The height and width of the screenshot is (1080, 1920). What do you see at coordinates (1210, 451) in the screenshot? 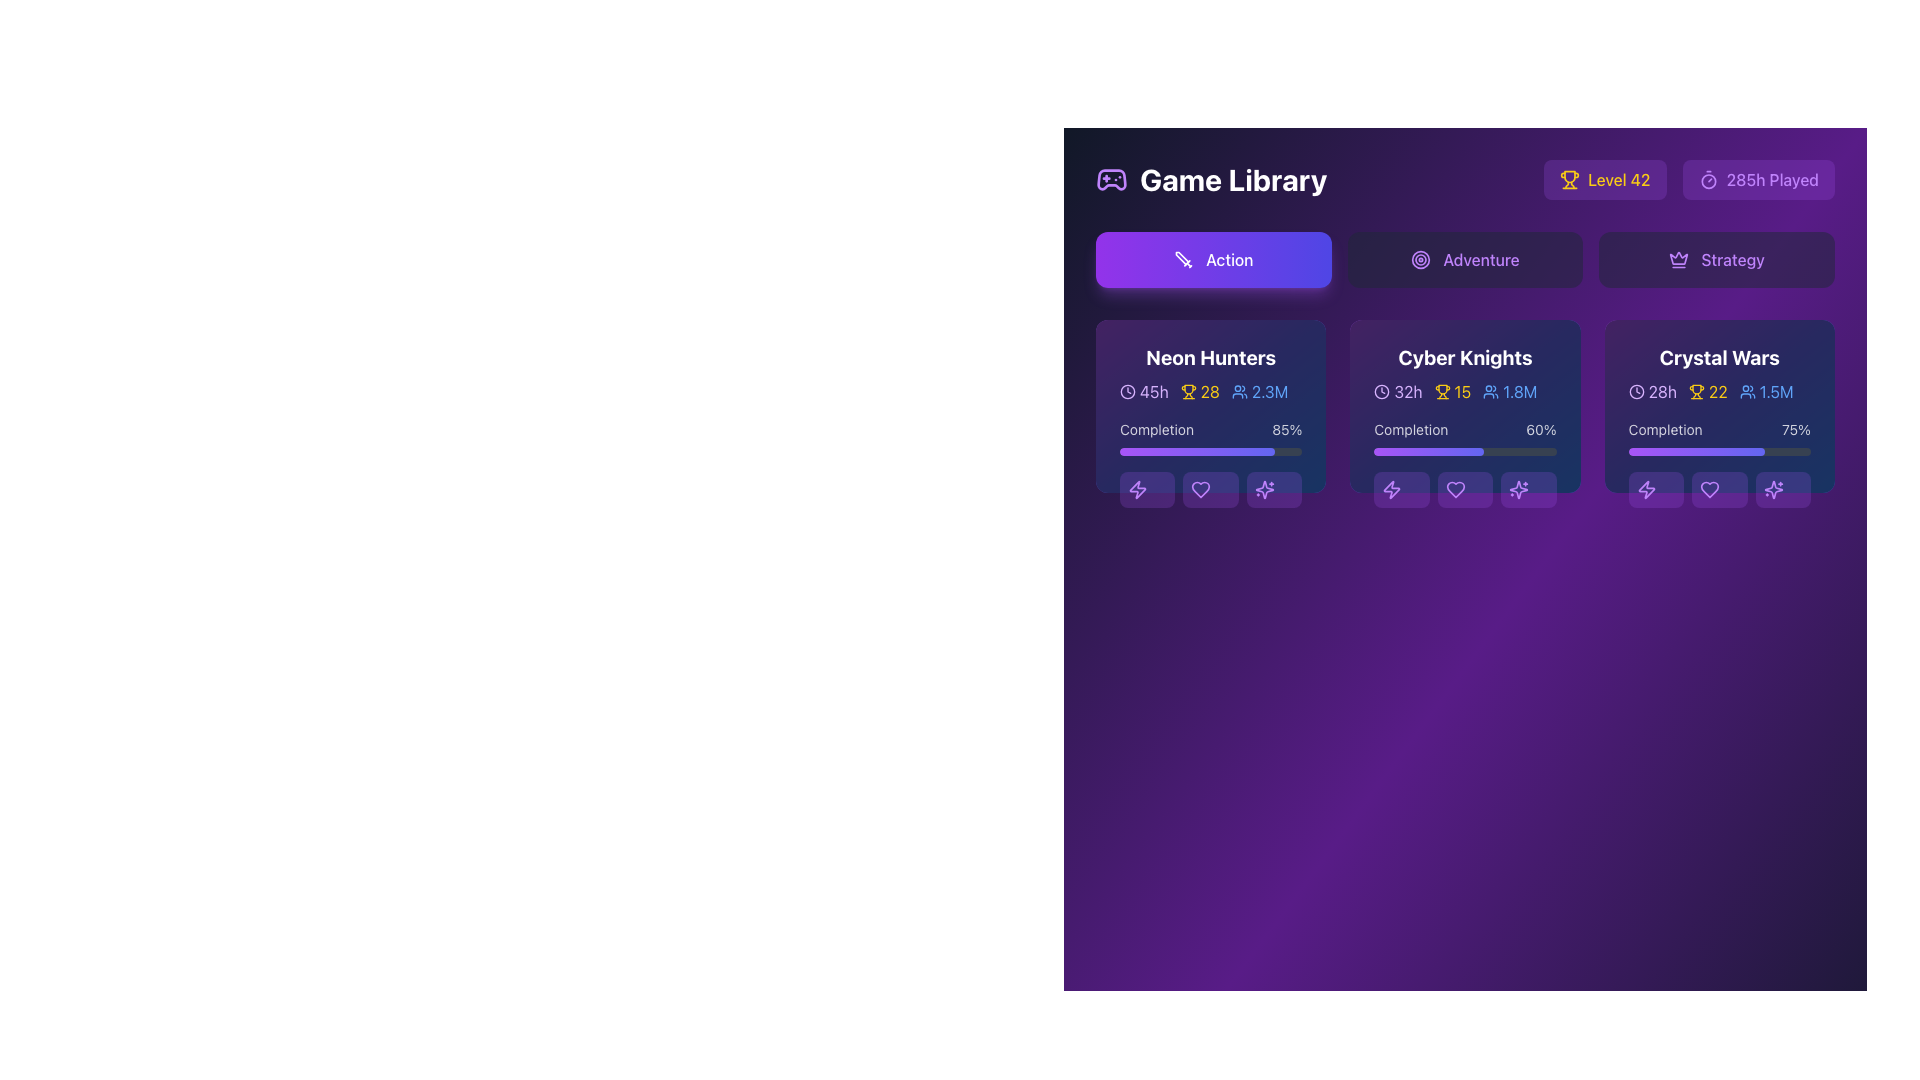
I see `the completion level represented by the Progress Bar, which is a narrow horizontal bar with a dark gray background and a colored segment transitioning from purple to indigo, located within the 'Neon Hunters' game card in the 'Game Library' interface` at bounding box center [1210, 451].